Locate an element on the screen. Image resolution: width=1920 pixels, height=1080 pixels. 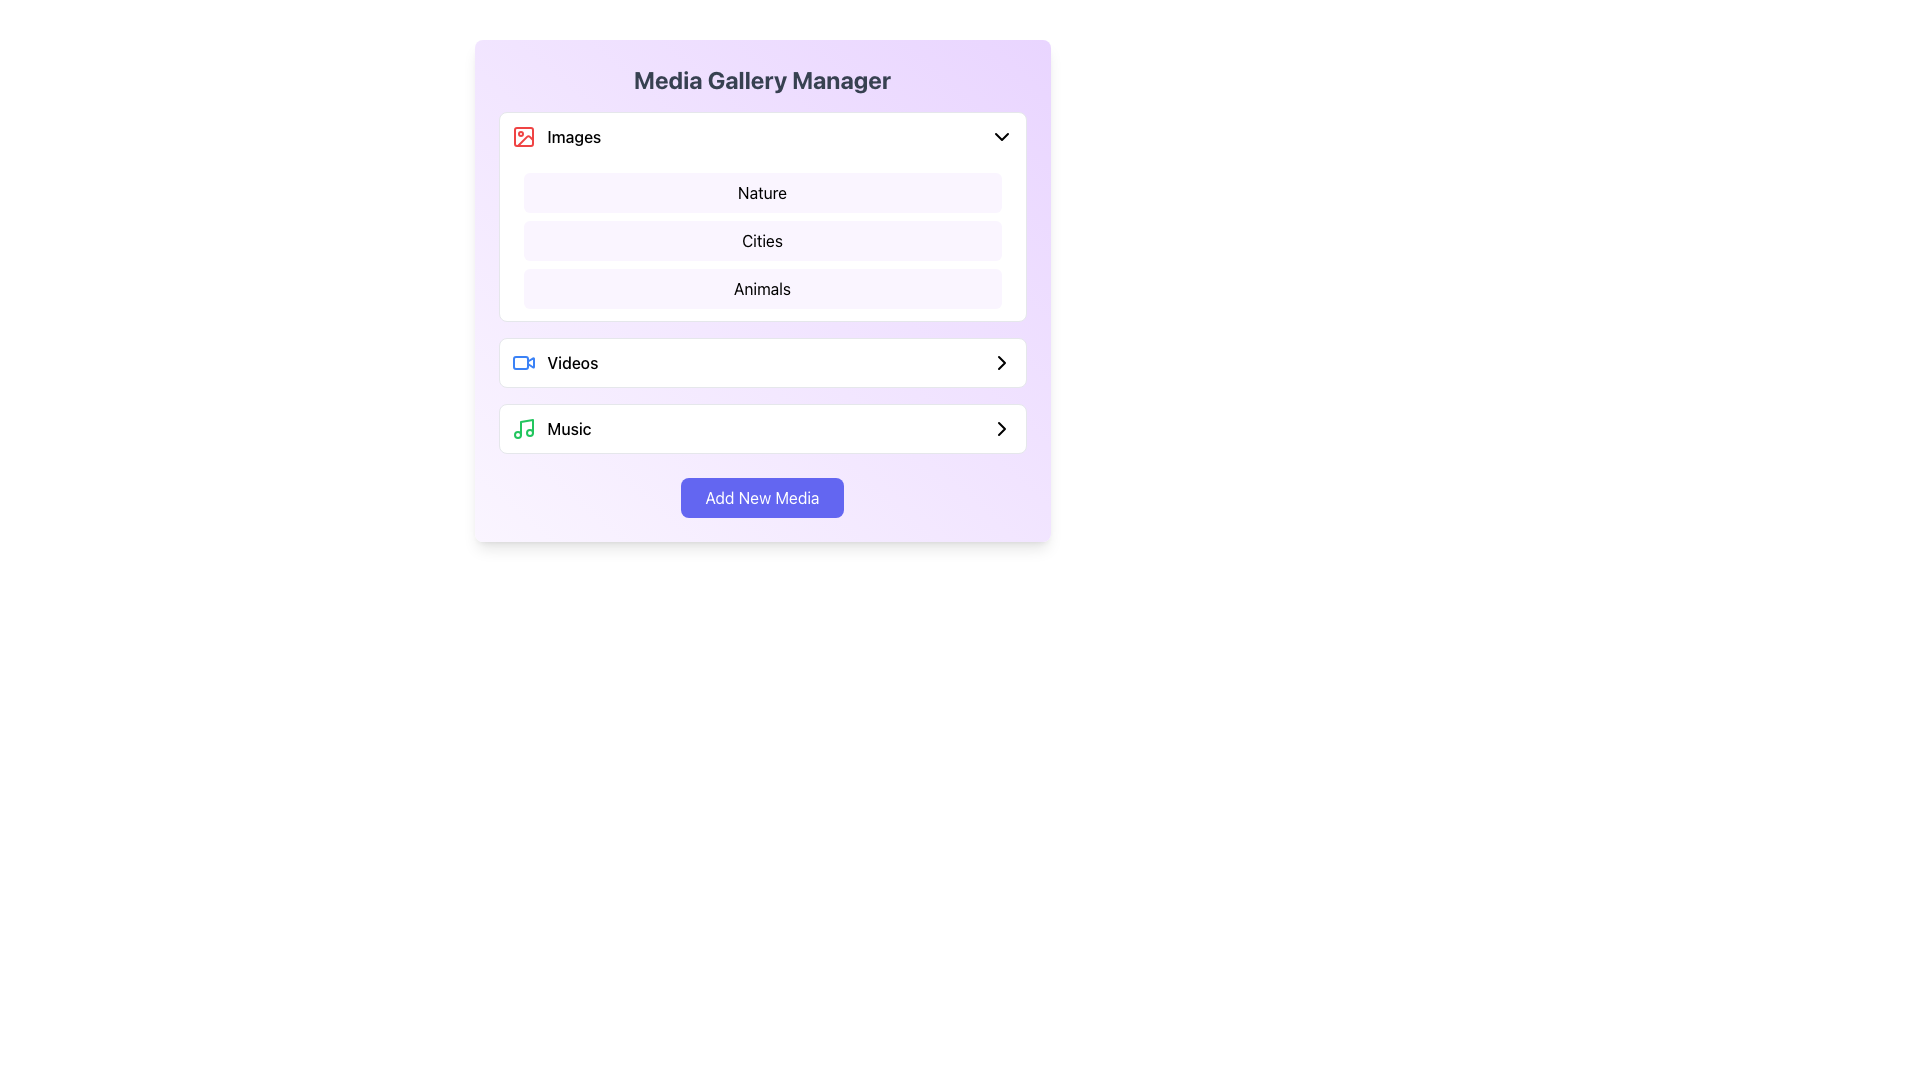
the Text Label displaying 'Animals' with a purple background in the Media Gallery Manager, positioned as the third item in the vertical list under the 'Images' category is located at coordinates (761, 289).